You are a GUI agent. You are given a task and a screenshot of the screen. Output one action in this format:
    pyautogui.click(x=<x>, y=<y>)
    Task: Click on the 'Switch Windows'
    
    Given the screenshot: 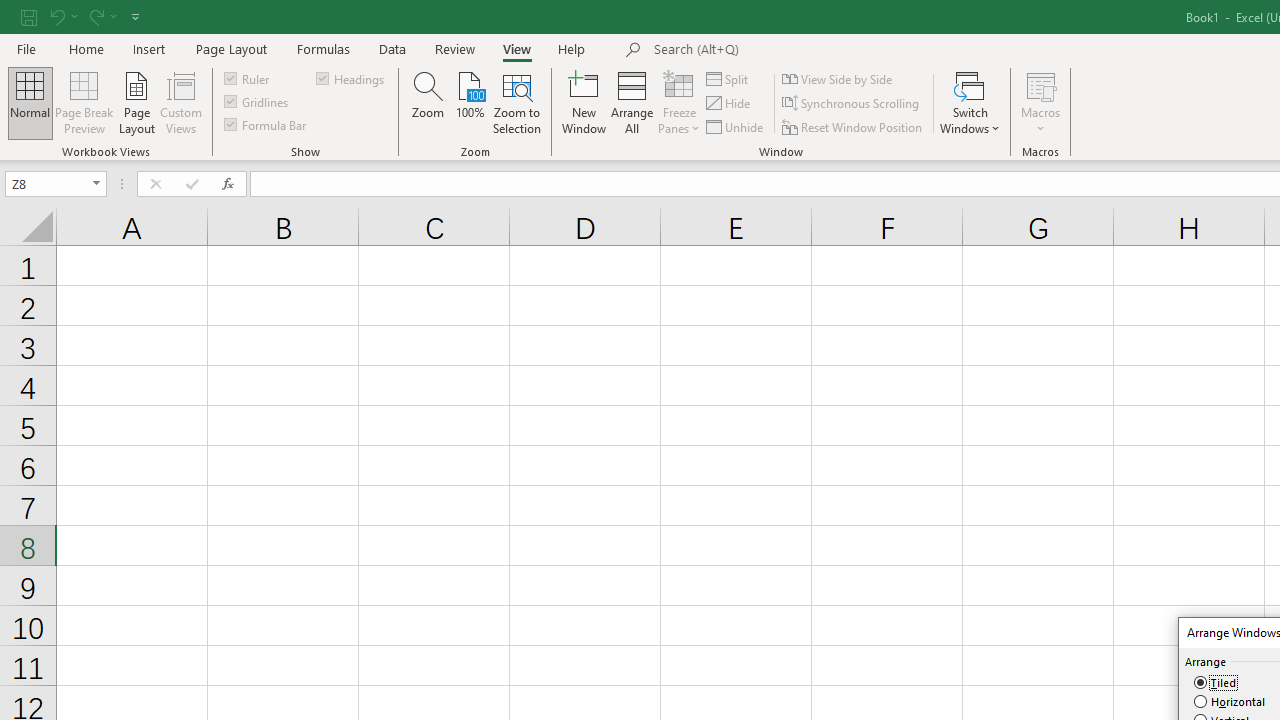 What is the action you would take?
    pyautogui.click(x=970, y=103)
    